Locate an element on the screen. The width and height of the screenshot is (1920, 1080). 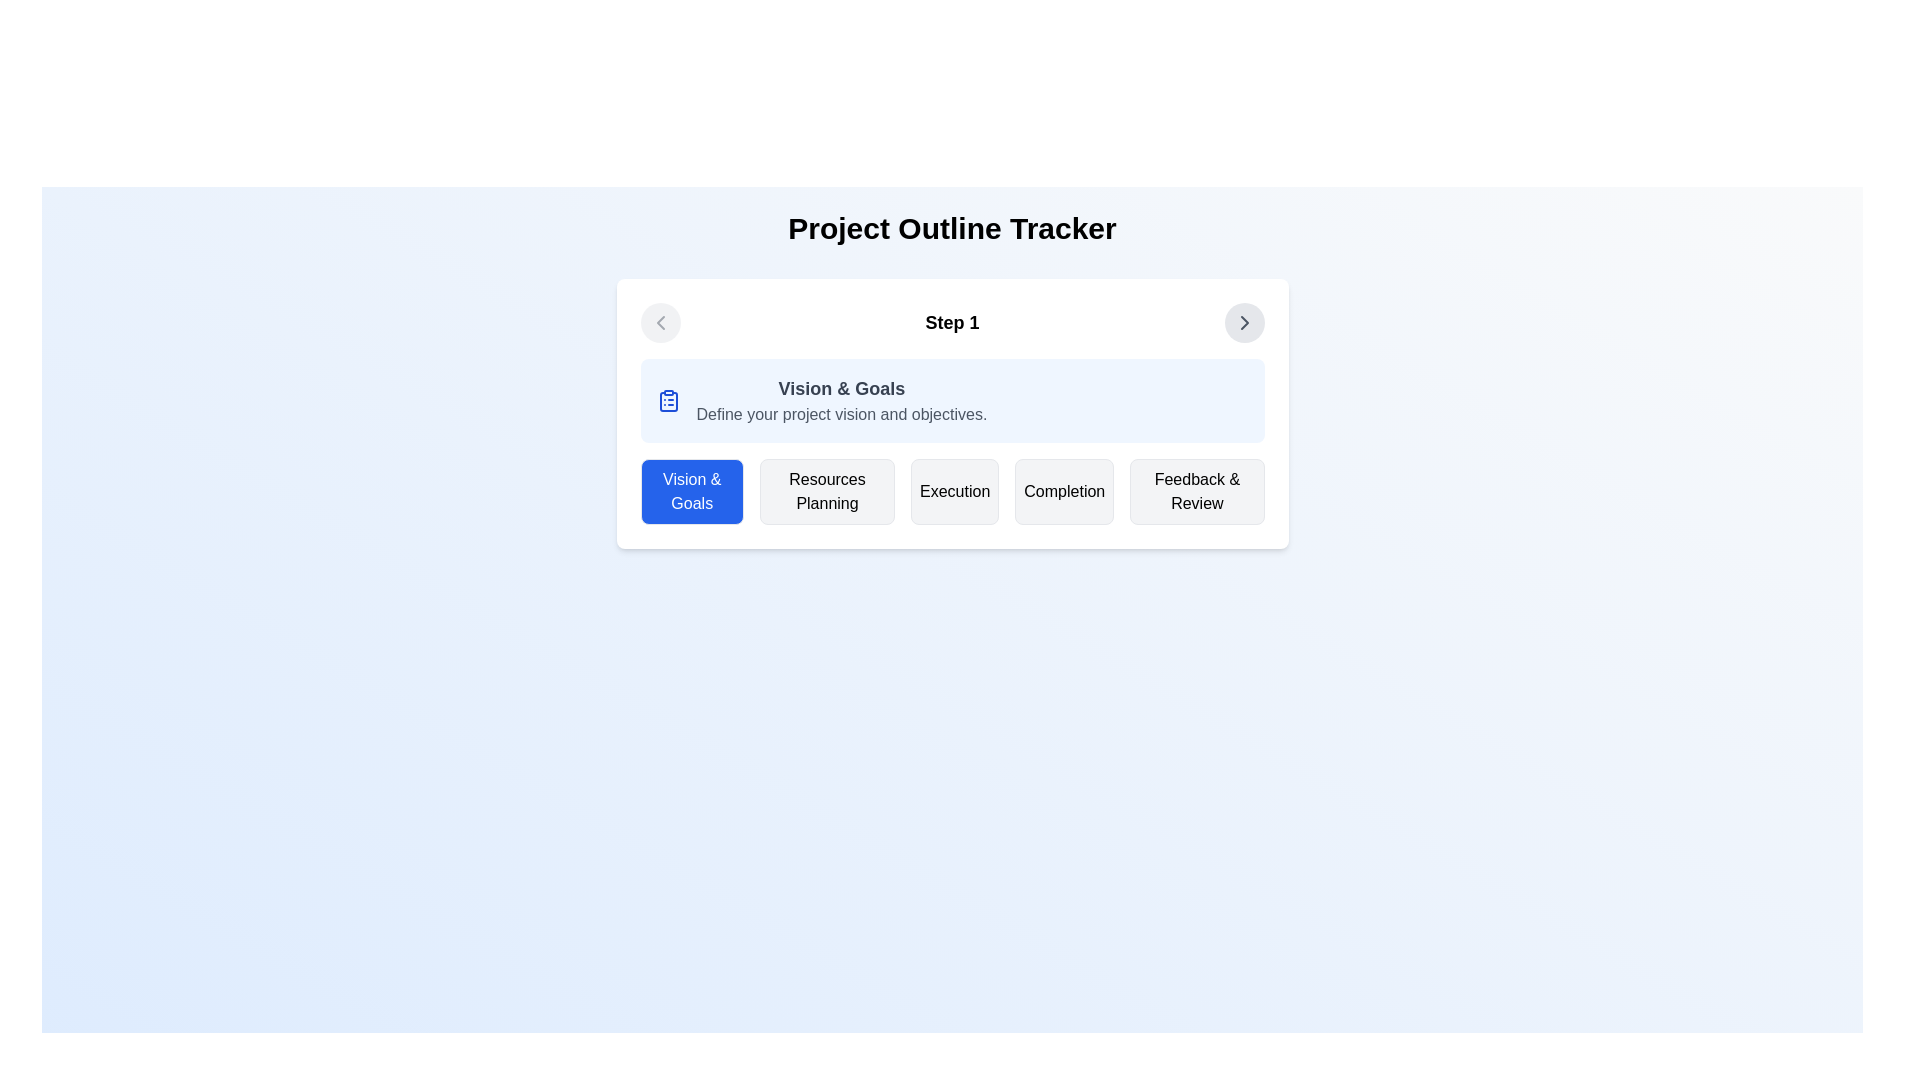
the 'Resources Planning' button, which is the second button in a row of five buttons for navigation is located at coordinates (827, 492).